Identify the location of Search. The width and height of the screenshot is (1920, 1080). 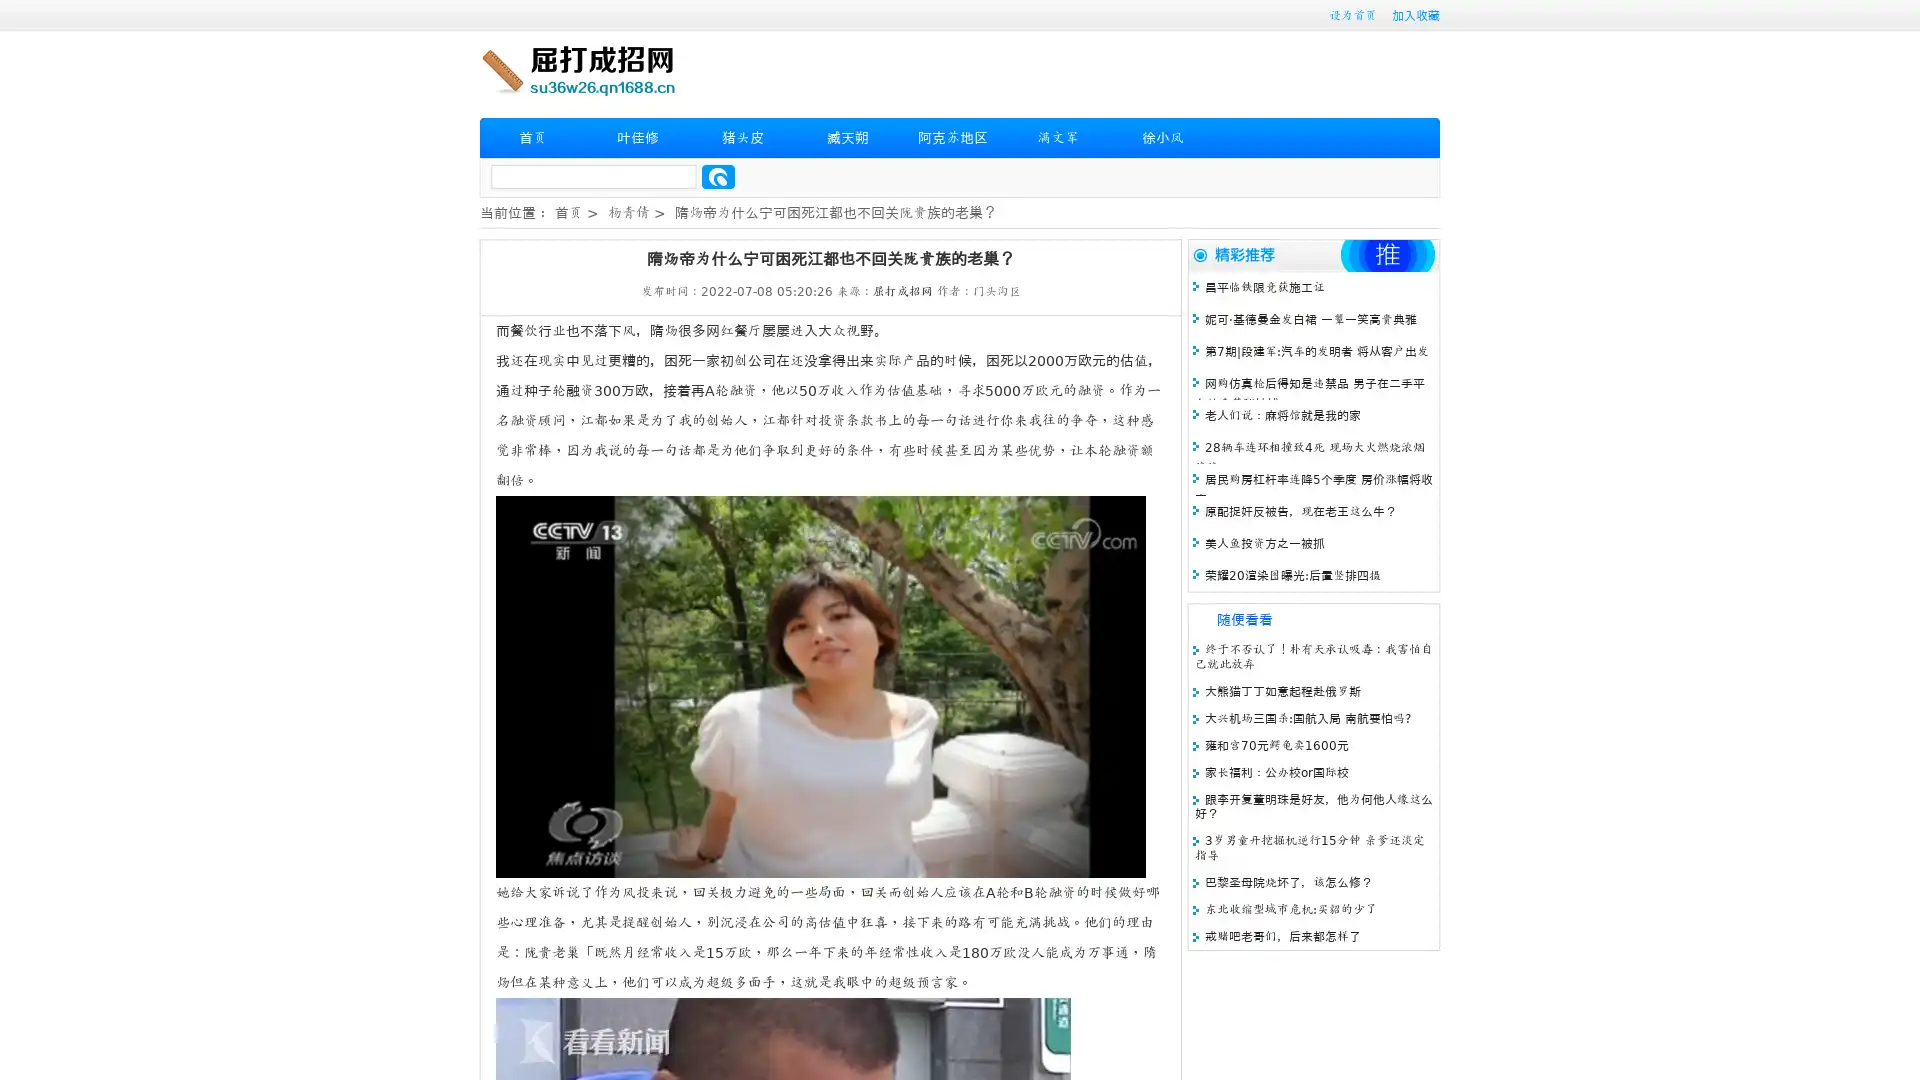
(718, 176).